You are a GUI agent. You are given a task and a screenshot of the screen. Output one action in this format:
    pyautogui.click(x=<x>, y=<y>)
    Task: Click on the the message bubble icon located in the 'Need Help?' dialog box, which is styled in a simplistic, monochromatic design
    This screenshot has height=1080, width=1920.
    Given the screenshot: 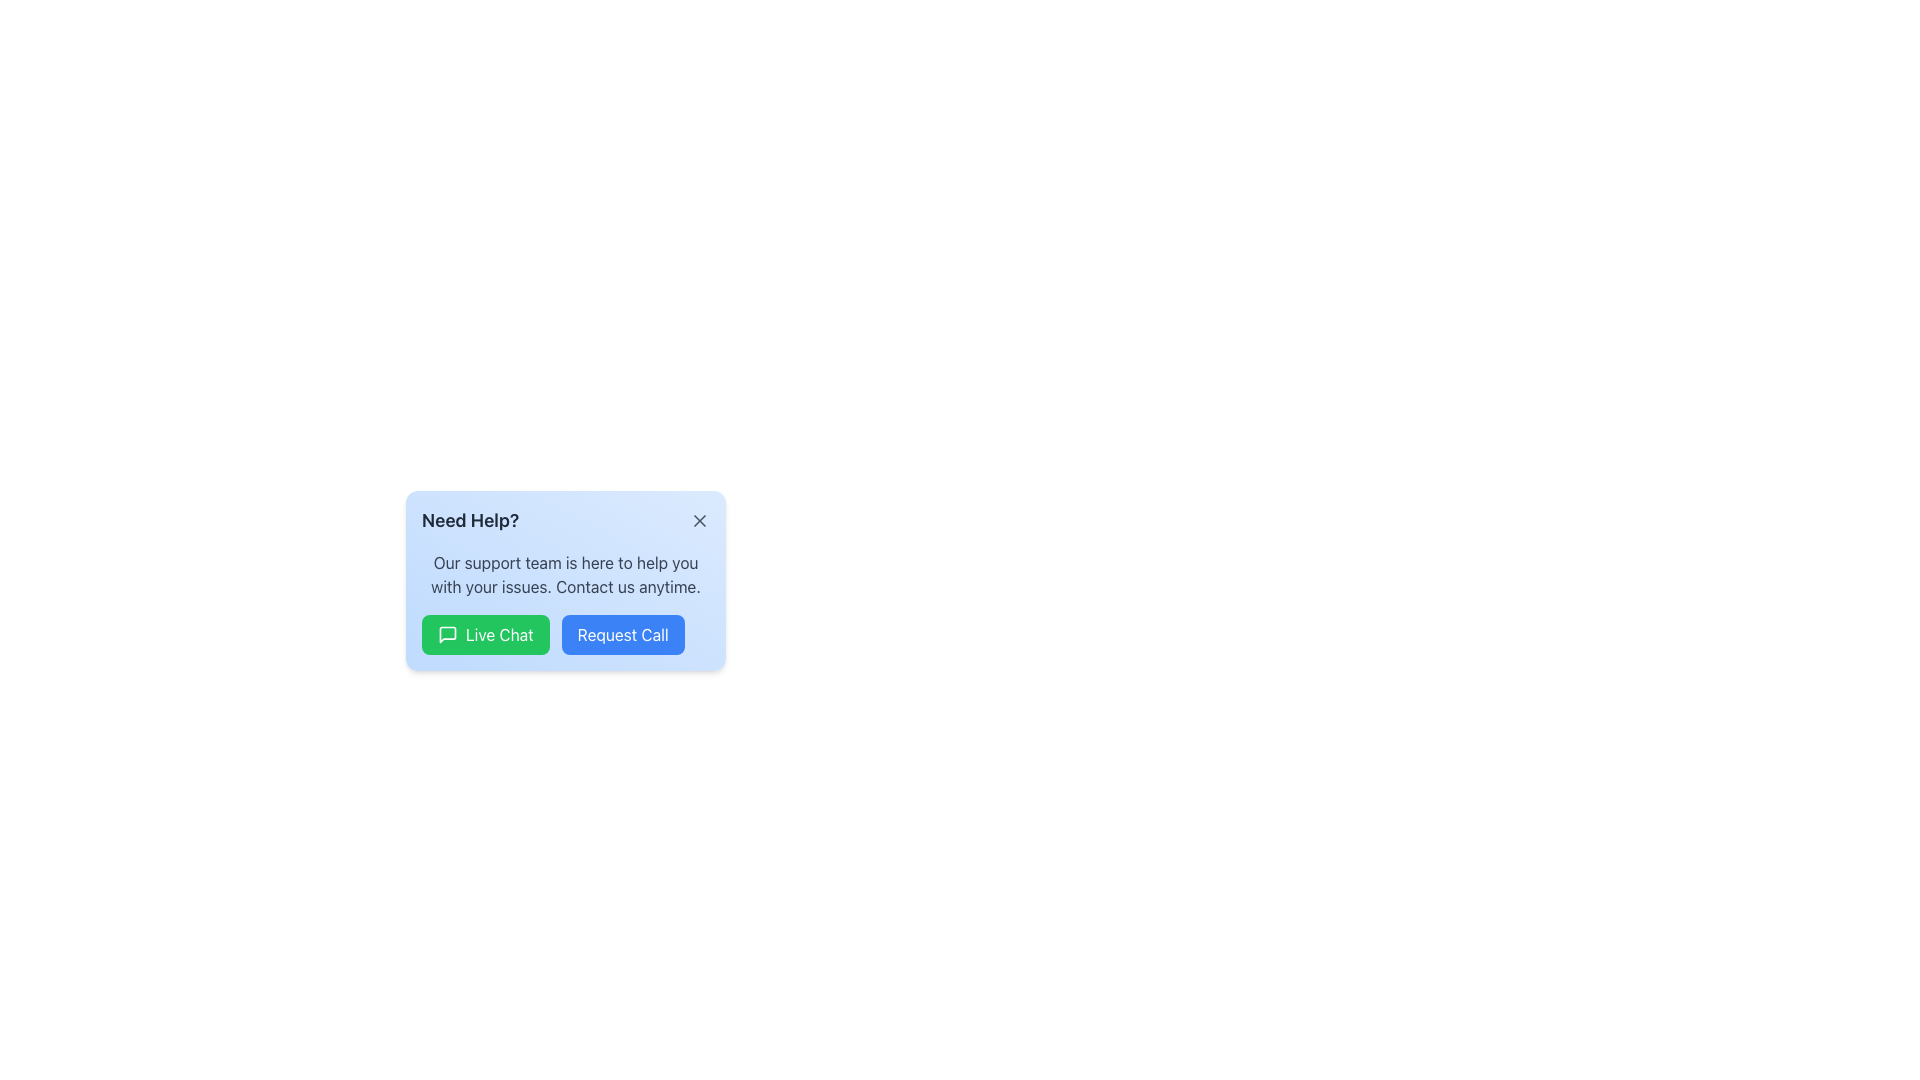 What is the action you would take?
    pyautogui.click(x=446, y=635)
    